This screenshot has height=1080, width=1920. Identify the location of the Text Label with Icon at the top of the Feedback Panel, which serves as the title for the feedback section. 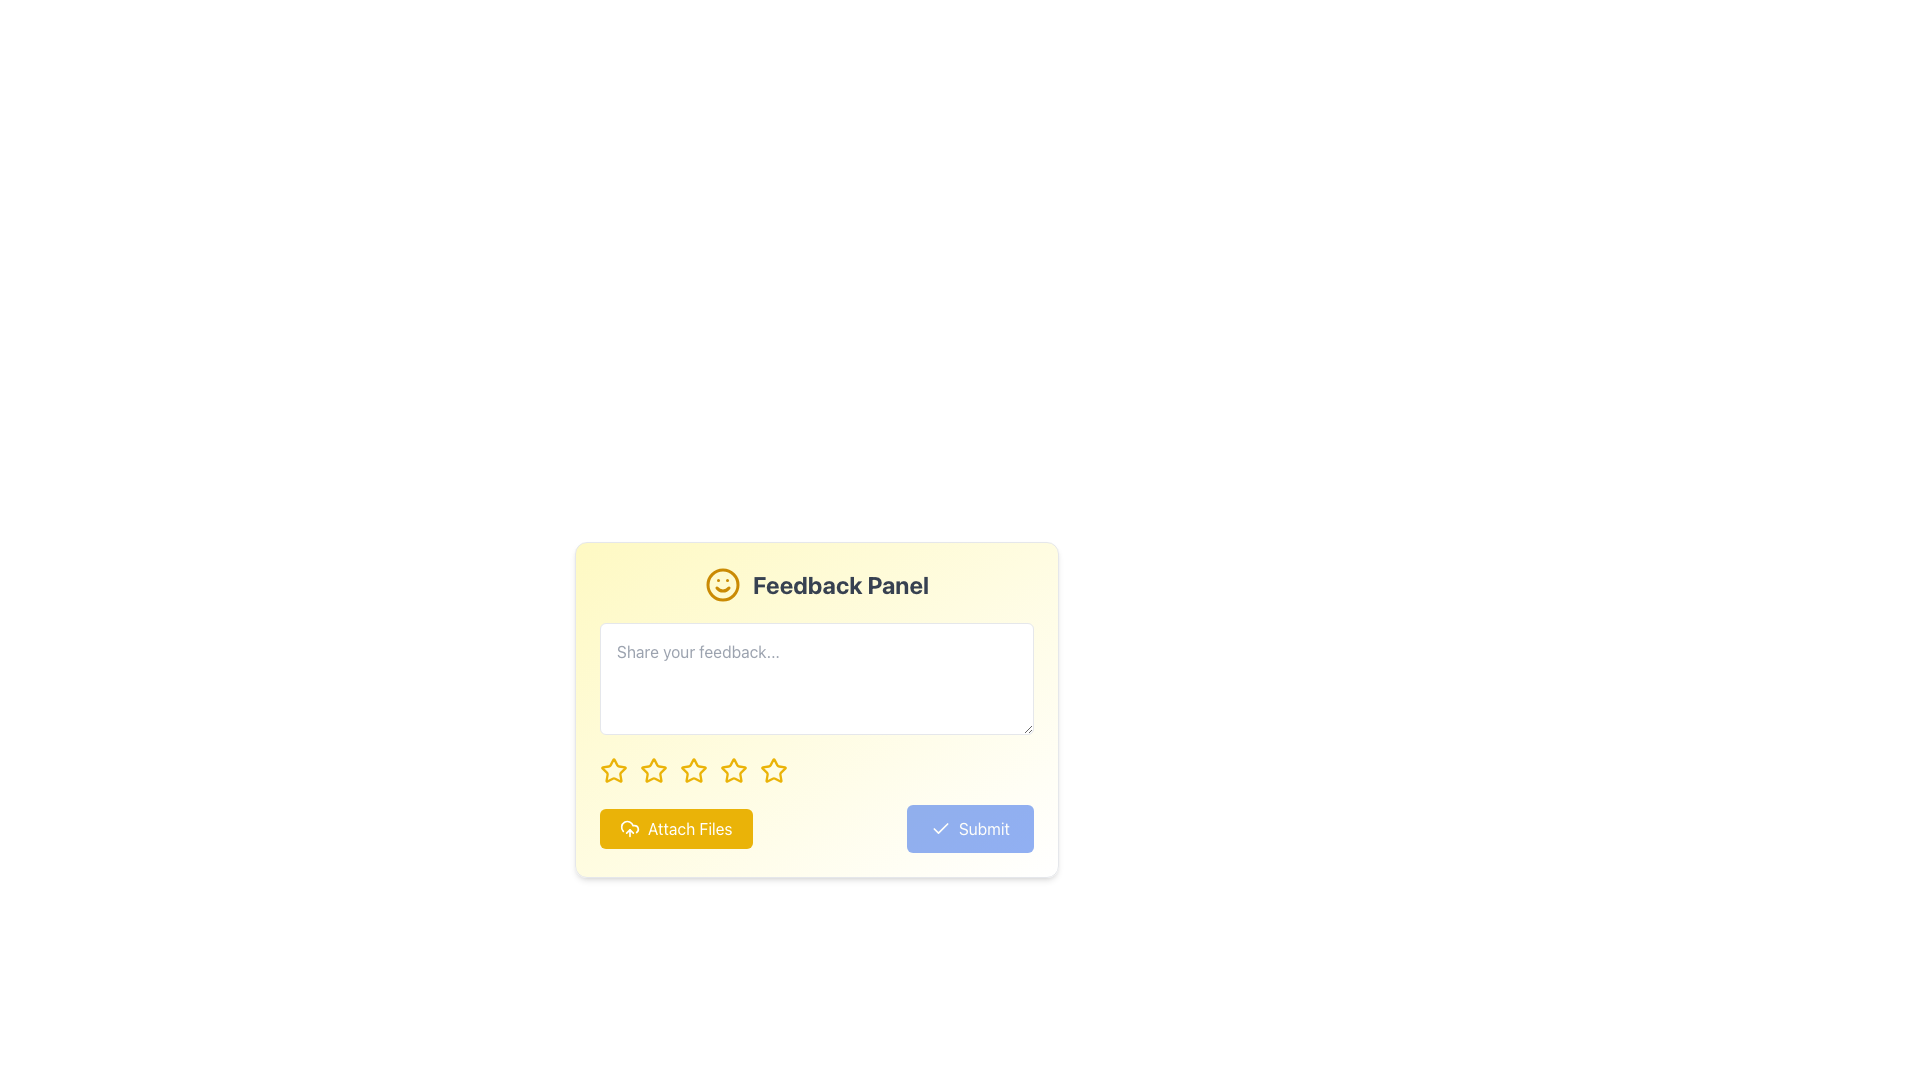
(816, 585).